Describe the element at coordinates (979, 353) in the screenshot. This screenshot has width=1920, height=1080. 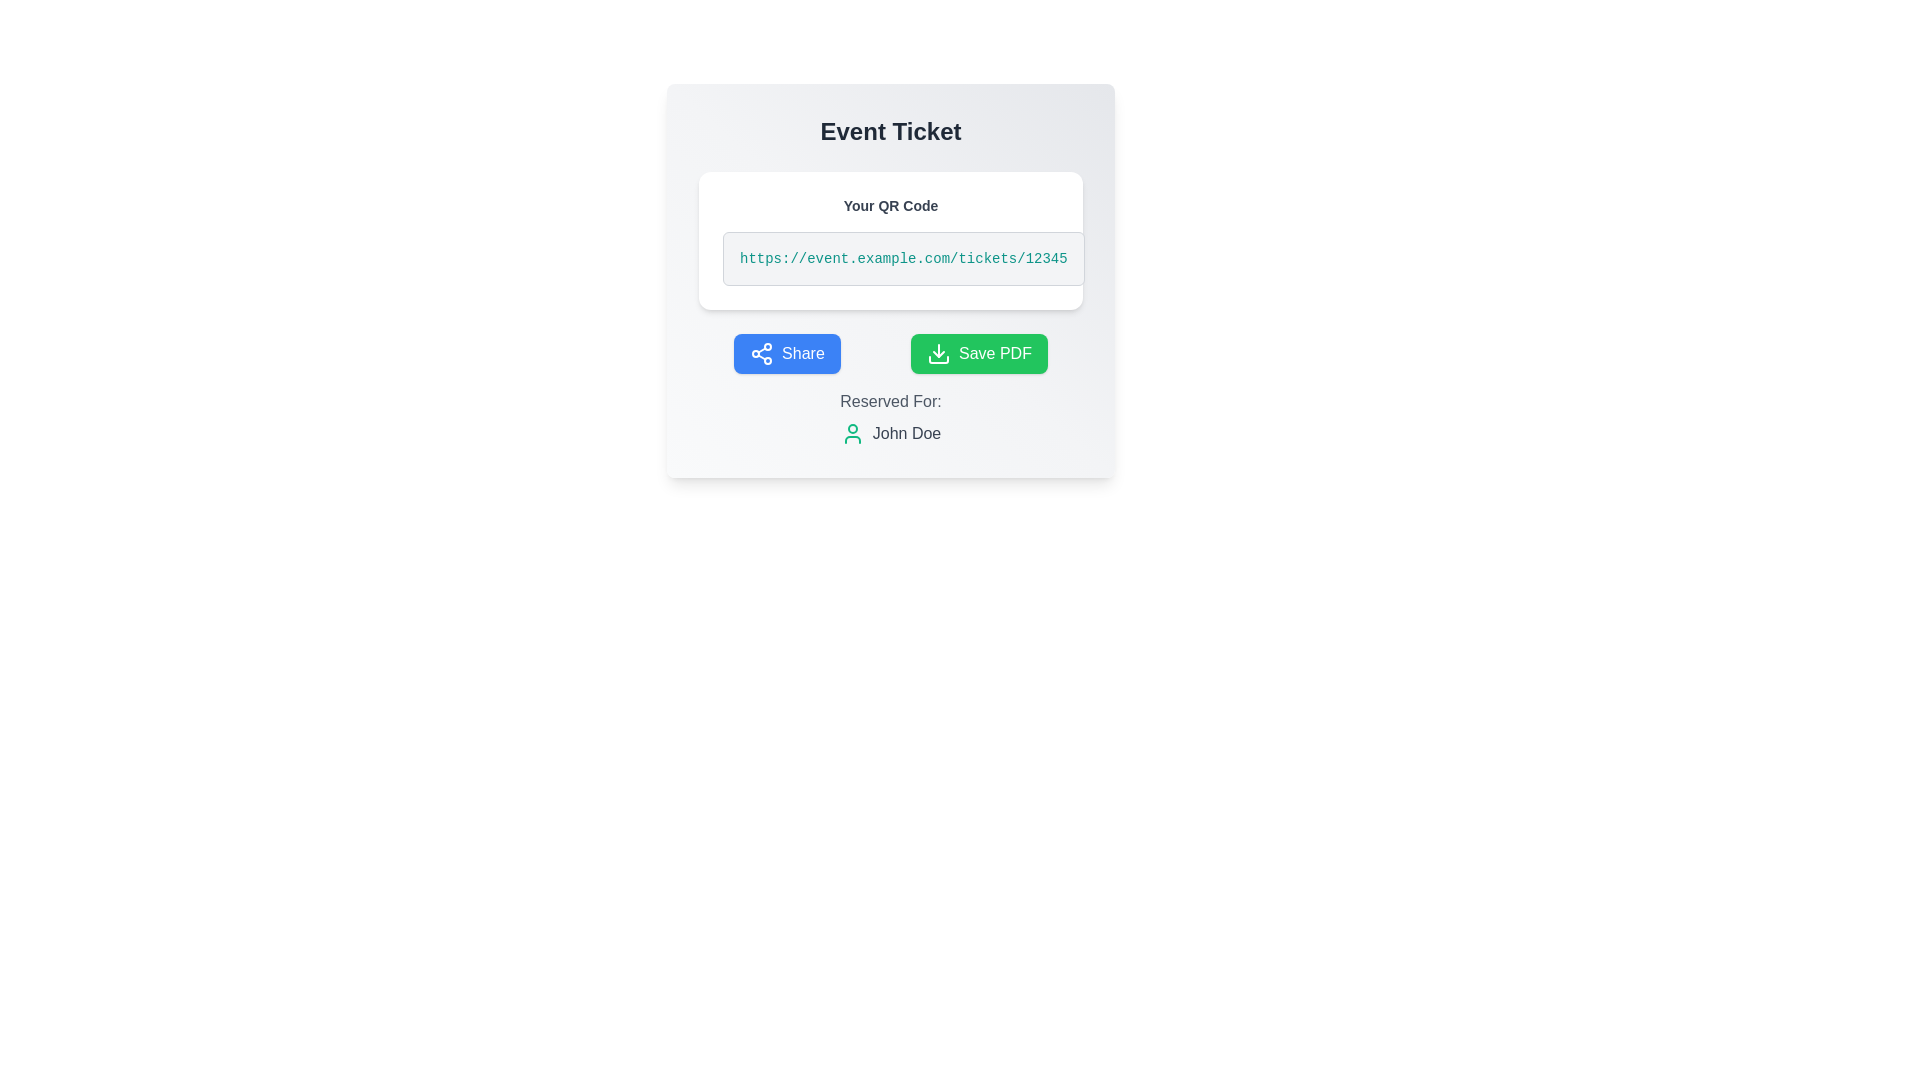
I see `the 'Save PDF' button, which is the second button in a horizontal row of two buttons at the center-bottom of the main dialog` at that location.